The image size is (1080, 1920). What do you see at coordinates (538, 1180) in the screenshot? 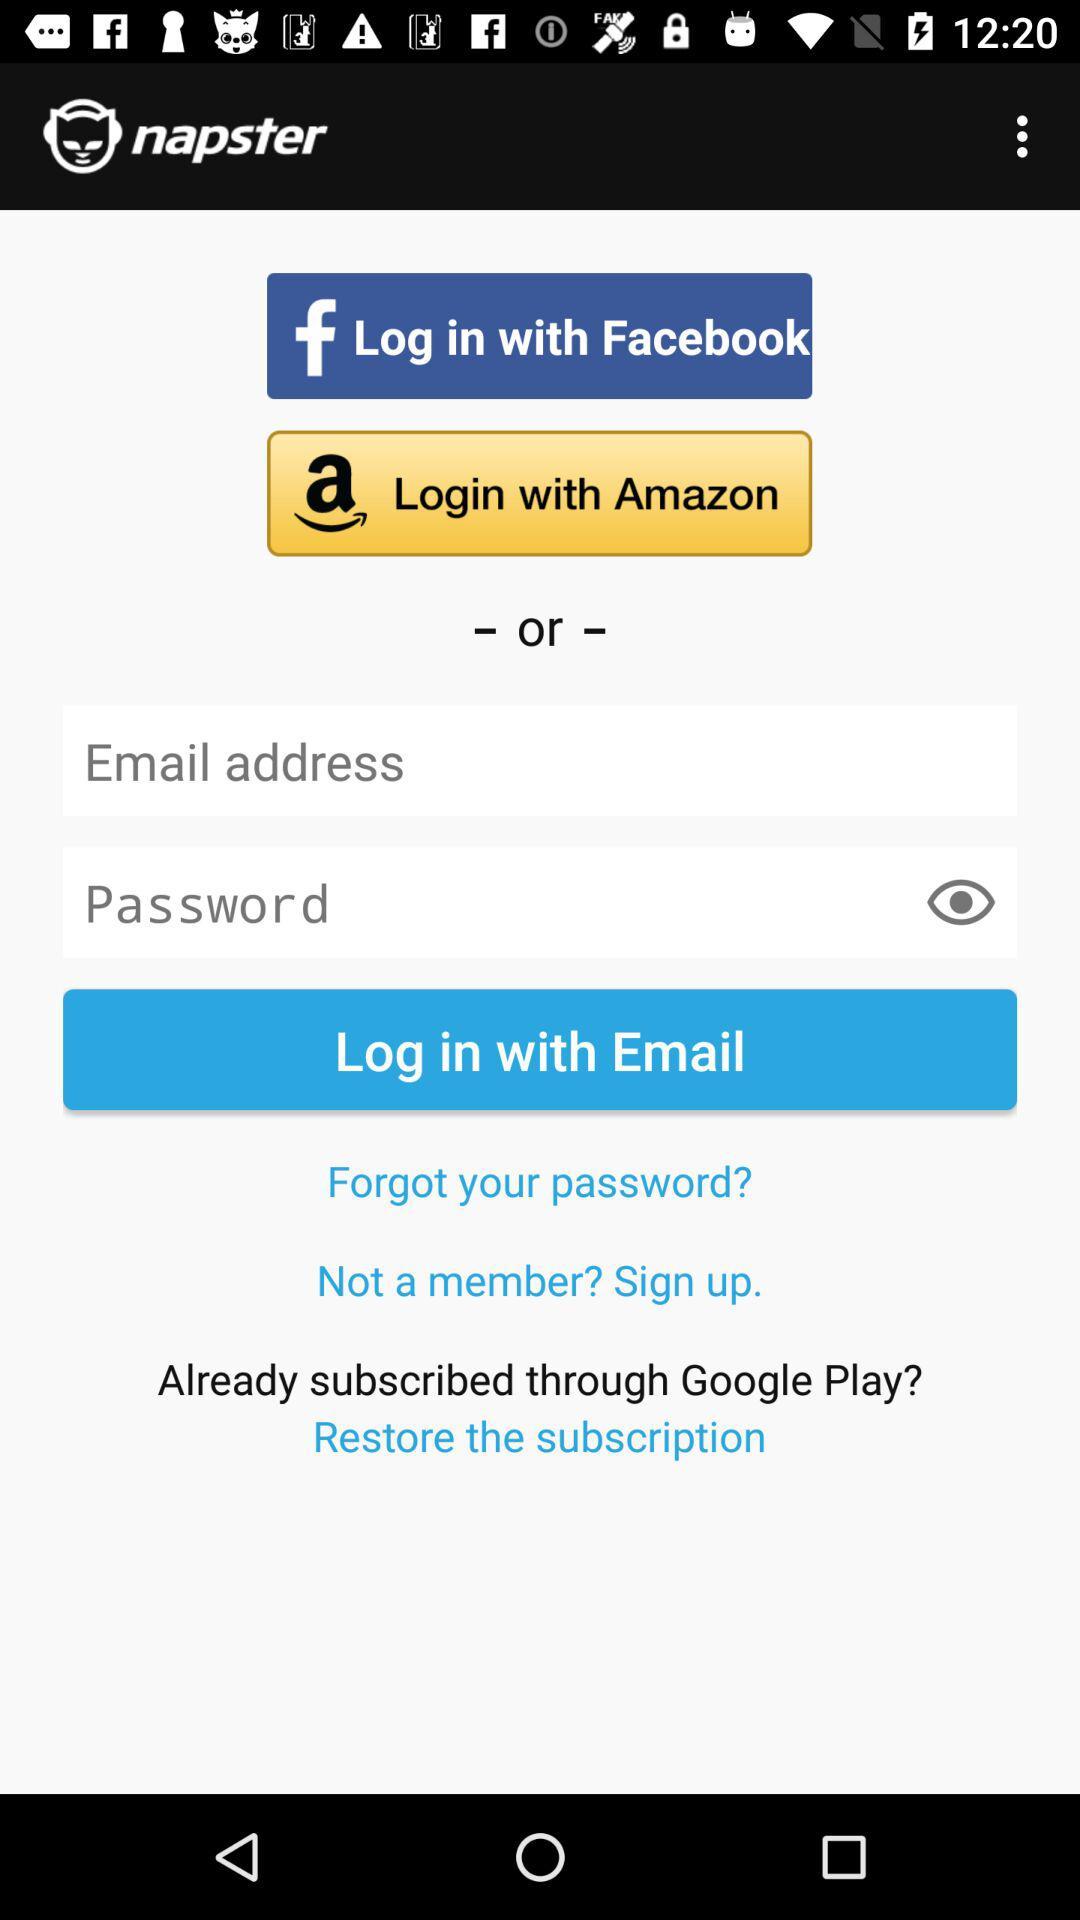
I see `icon below the log in with item` at bounding box center [538, 1180].